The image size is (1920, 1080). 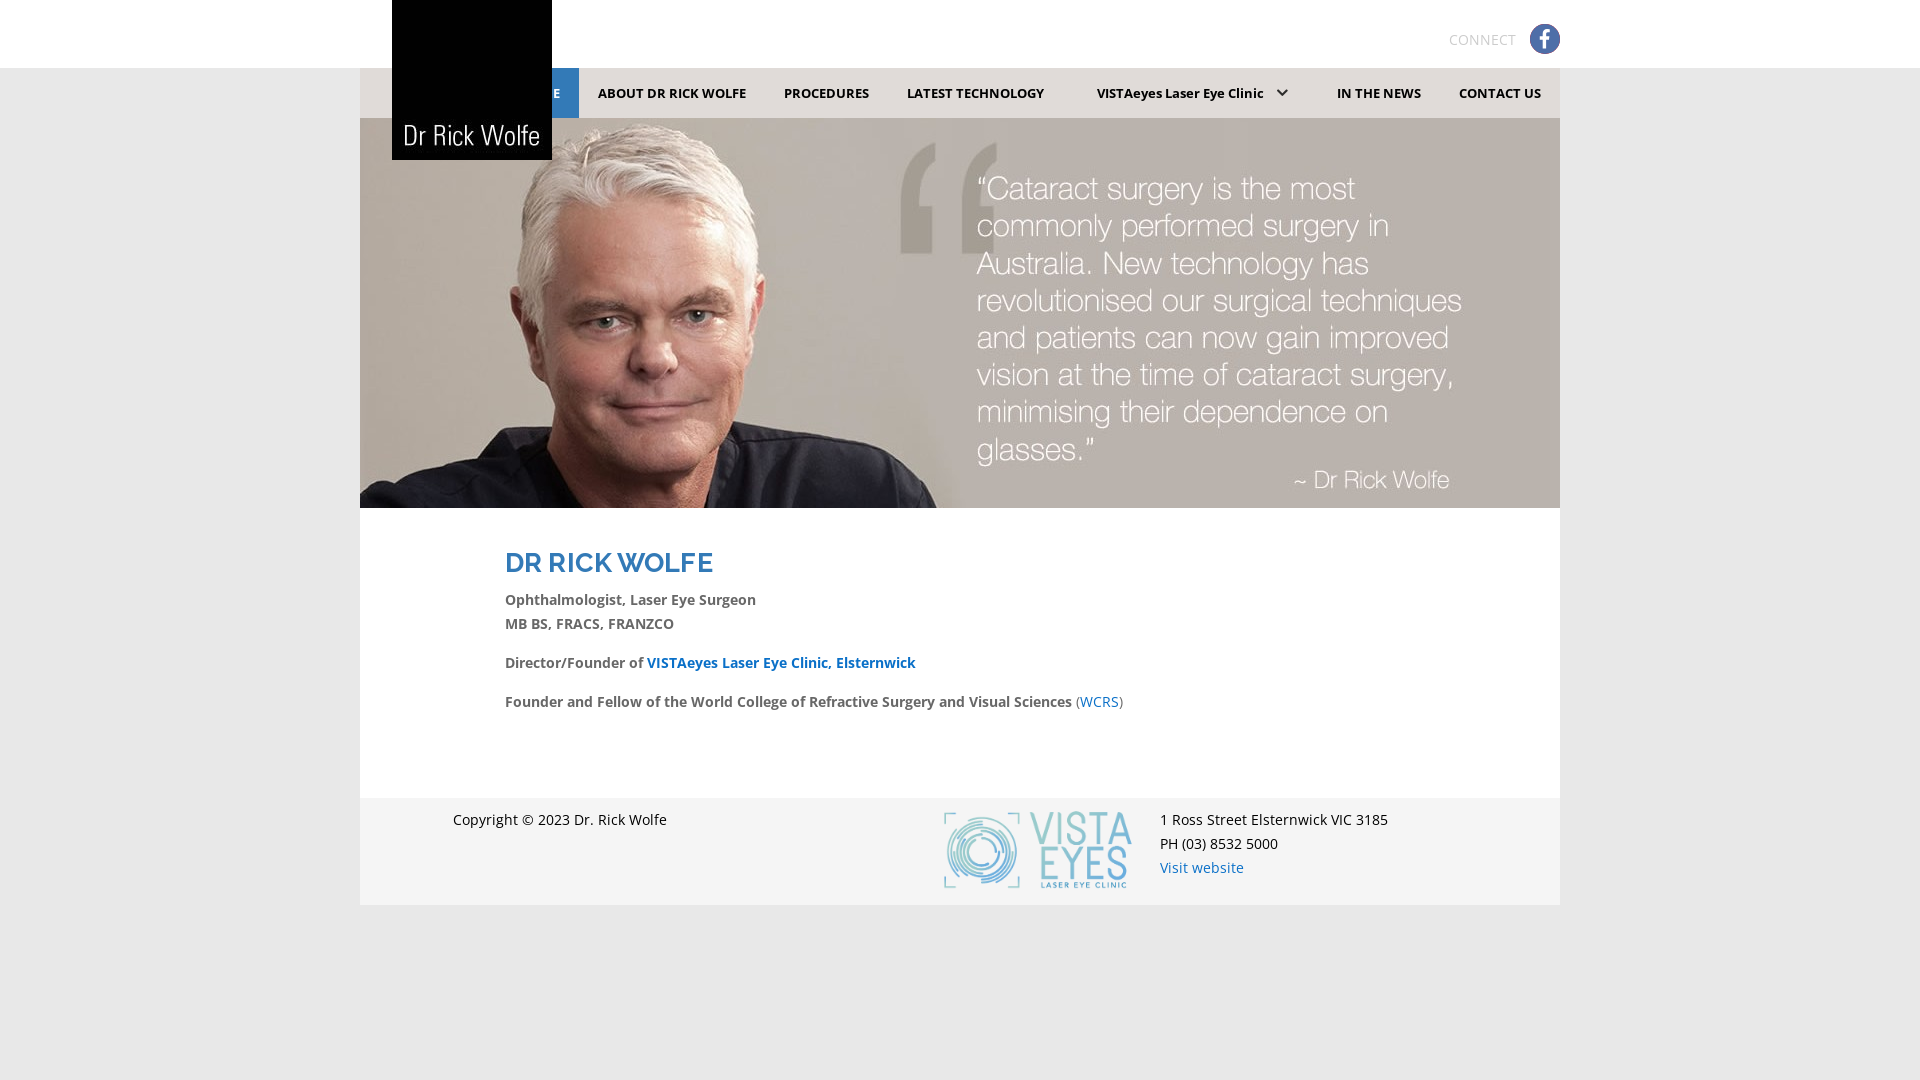 I want to click on 'Visit website', so click(x=1200, y=866).